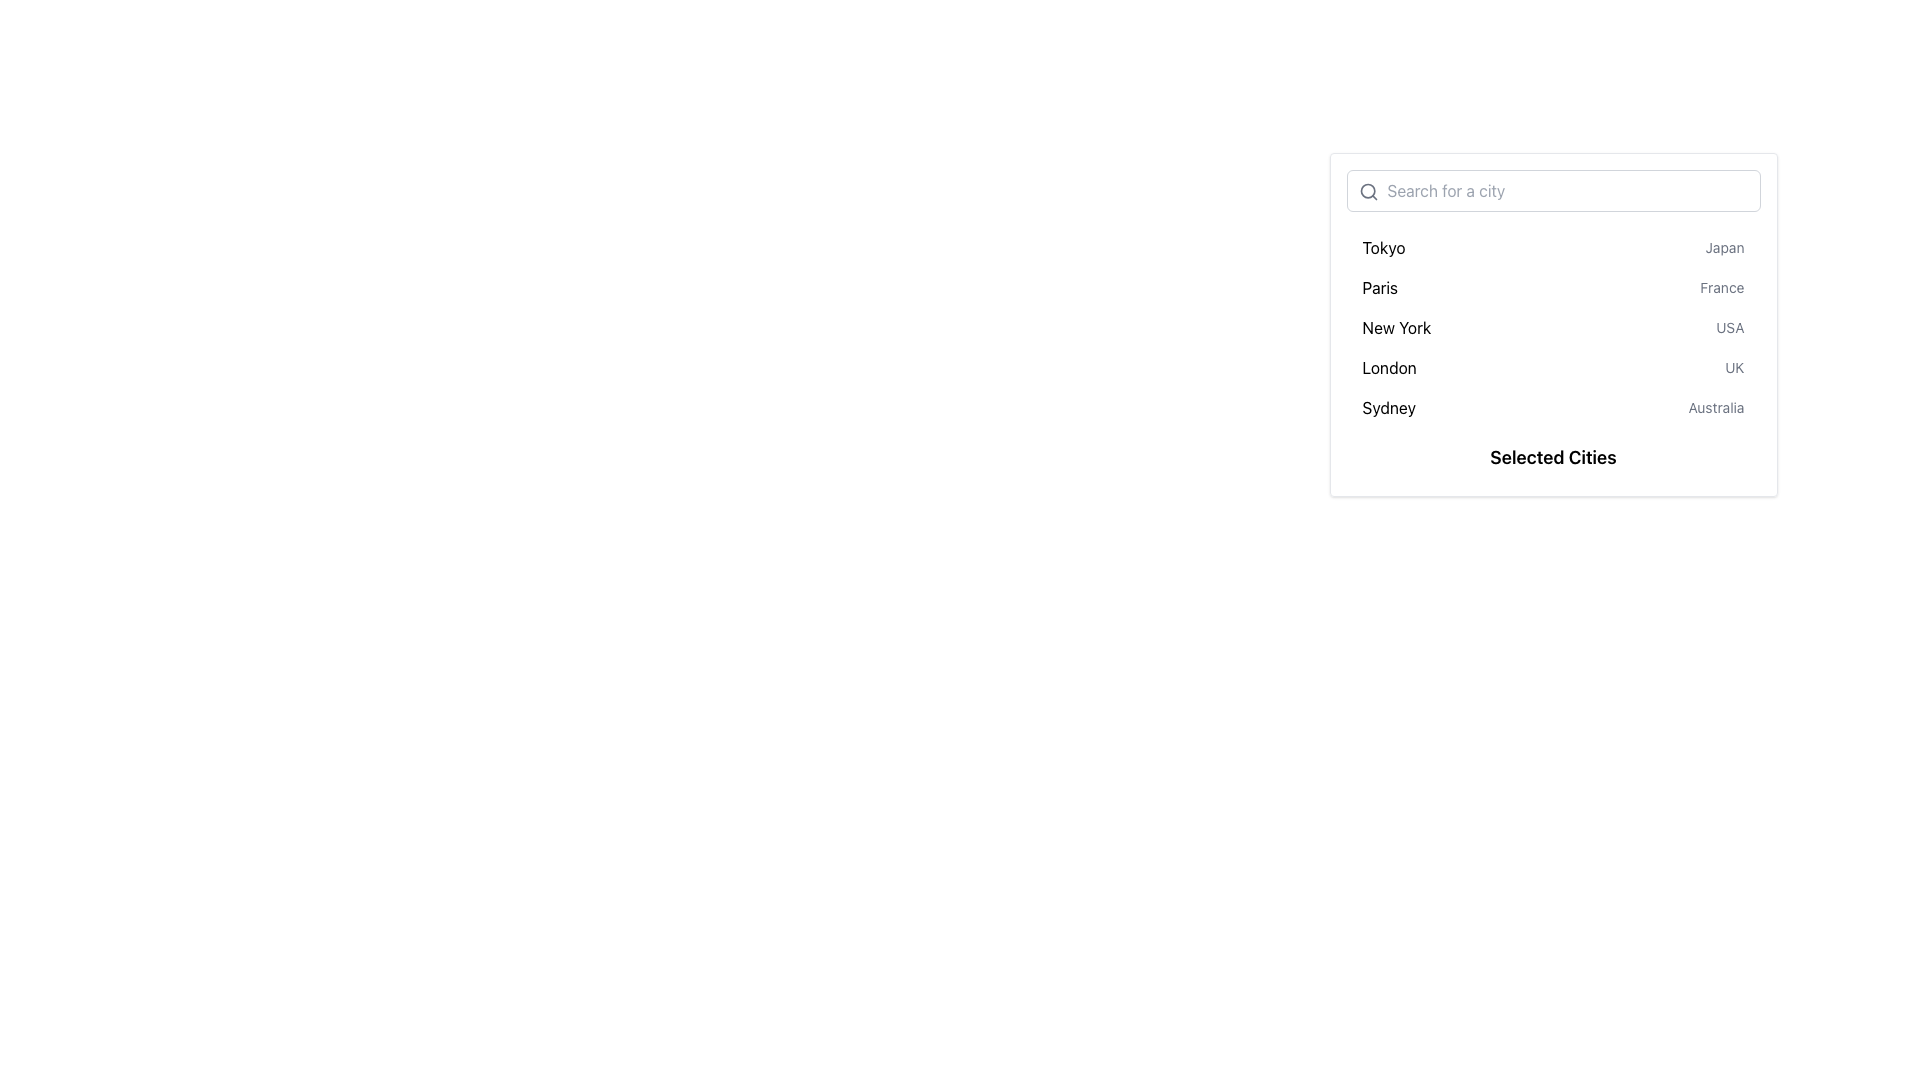 This screenshot has height=1080, width=1920. I want to click on the first list item representing 'Tokyo, Japan' in the dropdown menu, so click(1552, 246).